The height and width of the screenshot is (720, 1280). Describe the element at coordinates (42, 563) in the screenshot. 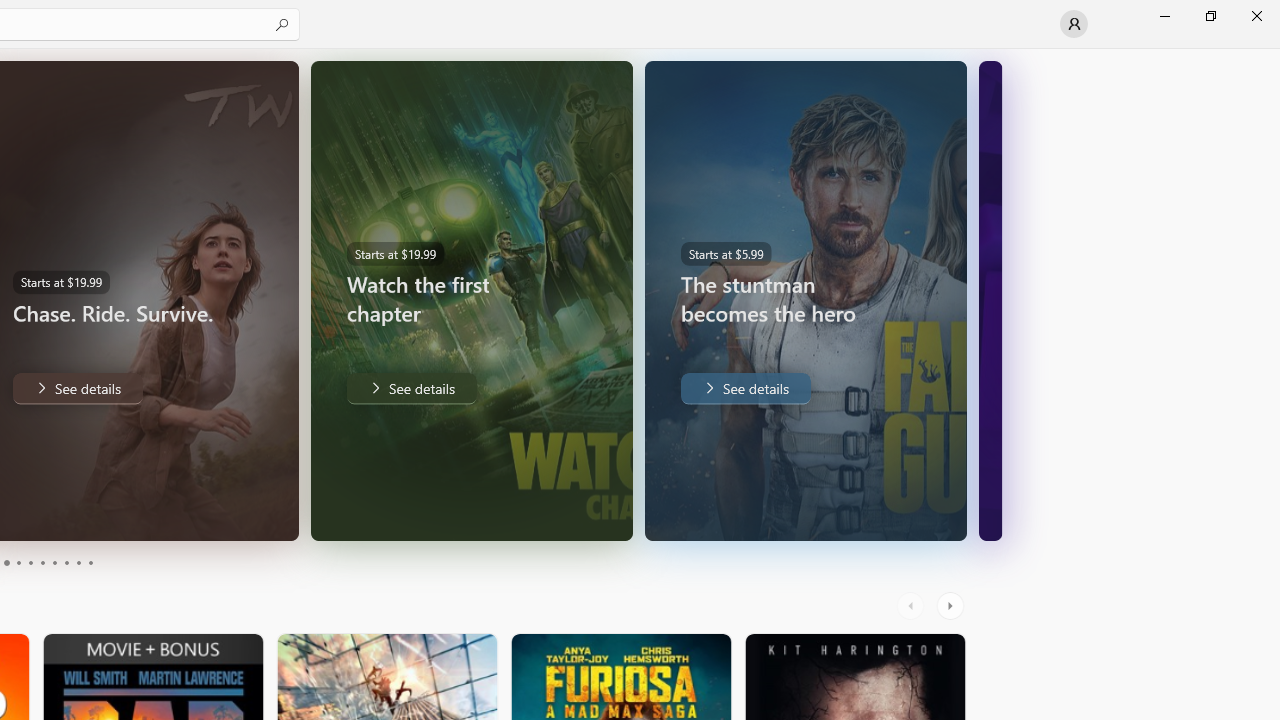

I see `'Page 6'` at that location.